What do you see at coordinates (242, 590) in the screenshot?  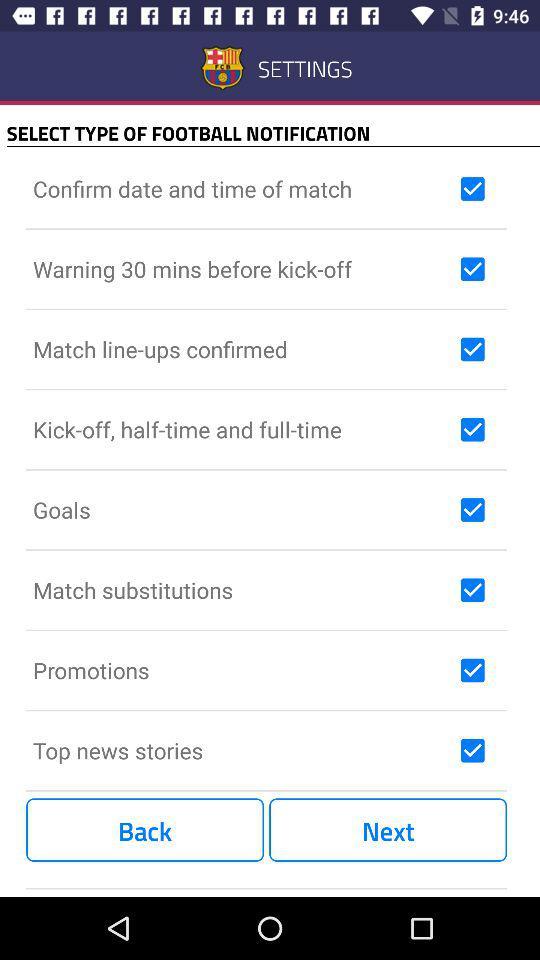 I see `the match substitutions icon` at bounding box center [242, 590].